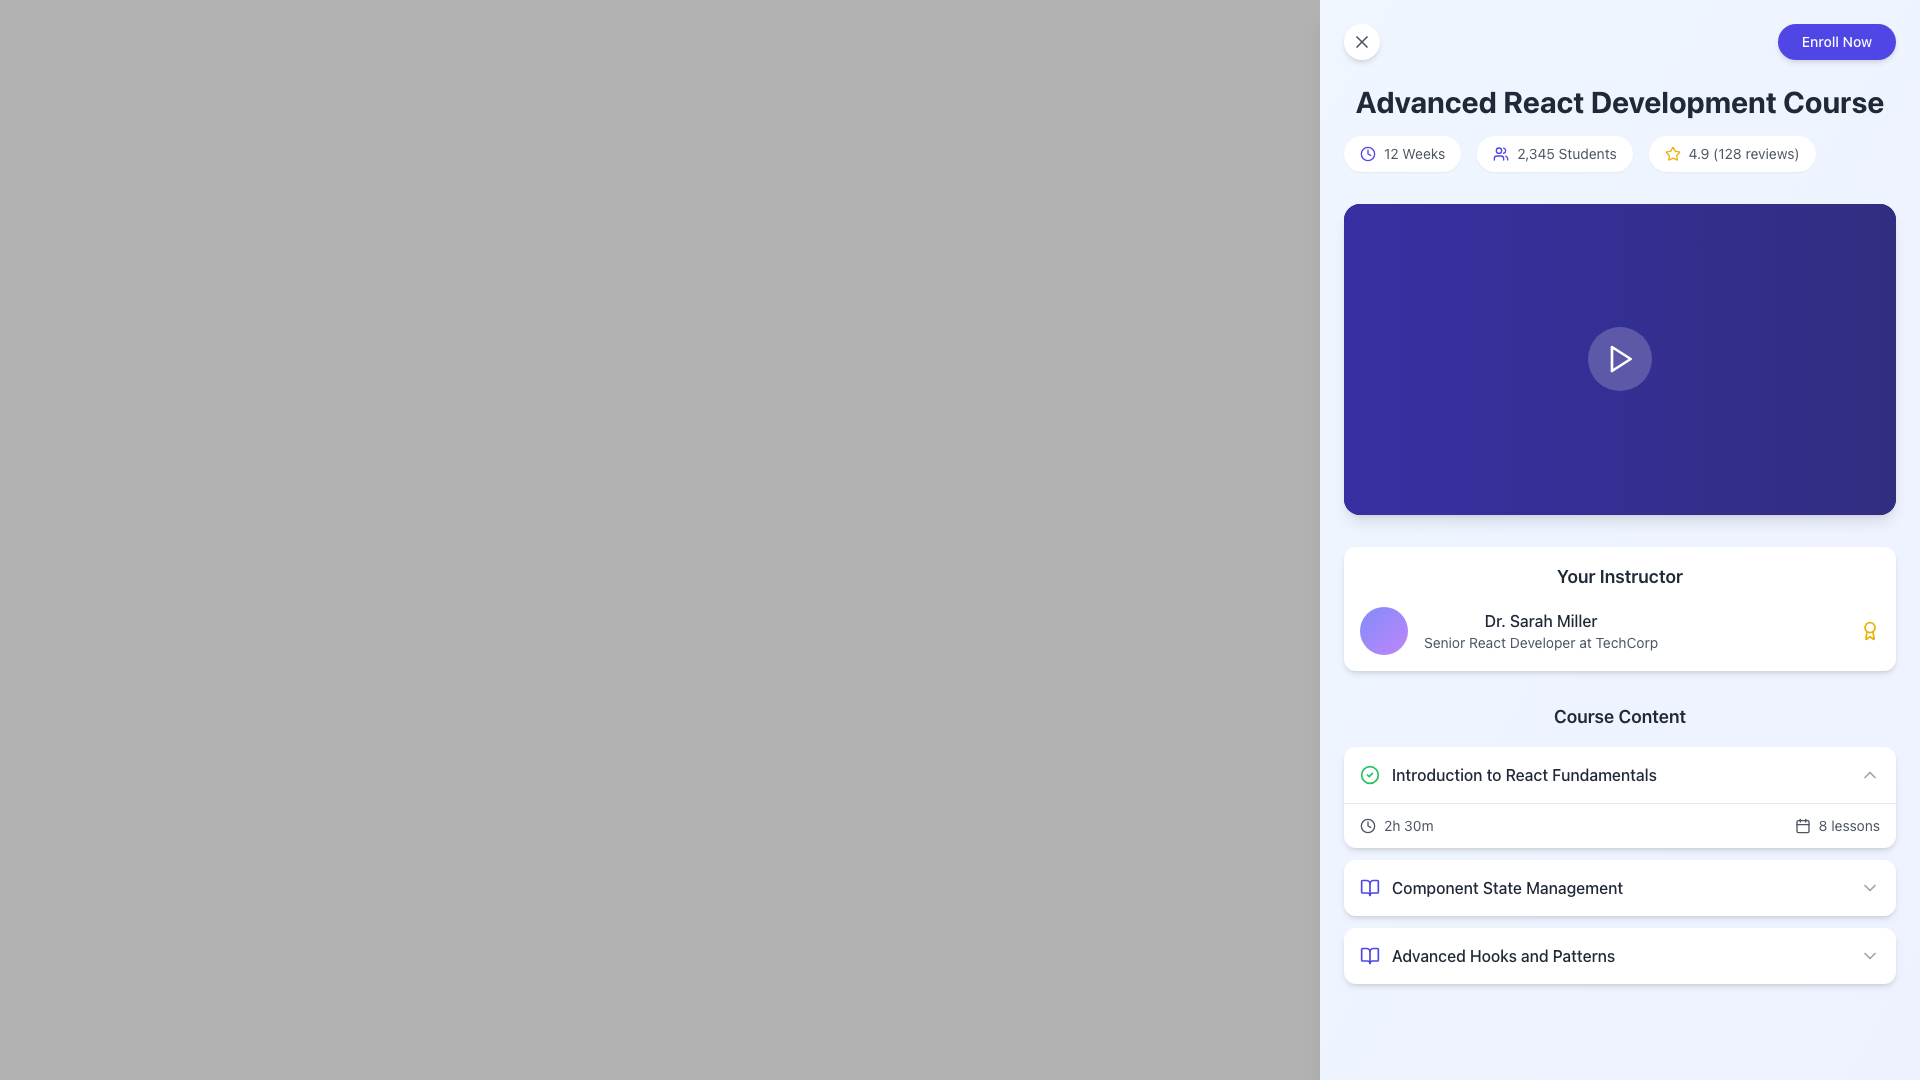  I want to click on the toggle button (chevron icon) located in the top-right corner of the 'Introduction to React Fundamentals' section, so click(1869, 773).